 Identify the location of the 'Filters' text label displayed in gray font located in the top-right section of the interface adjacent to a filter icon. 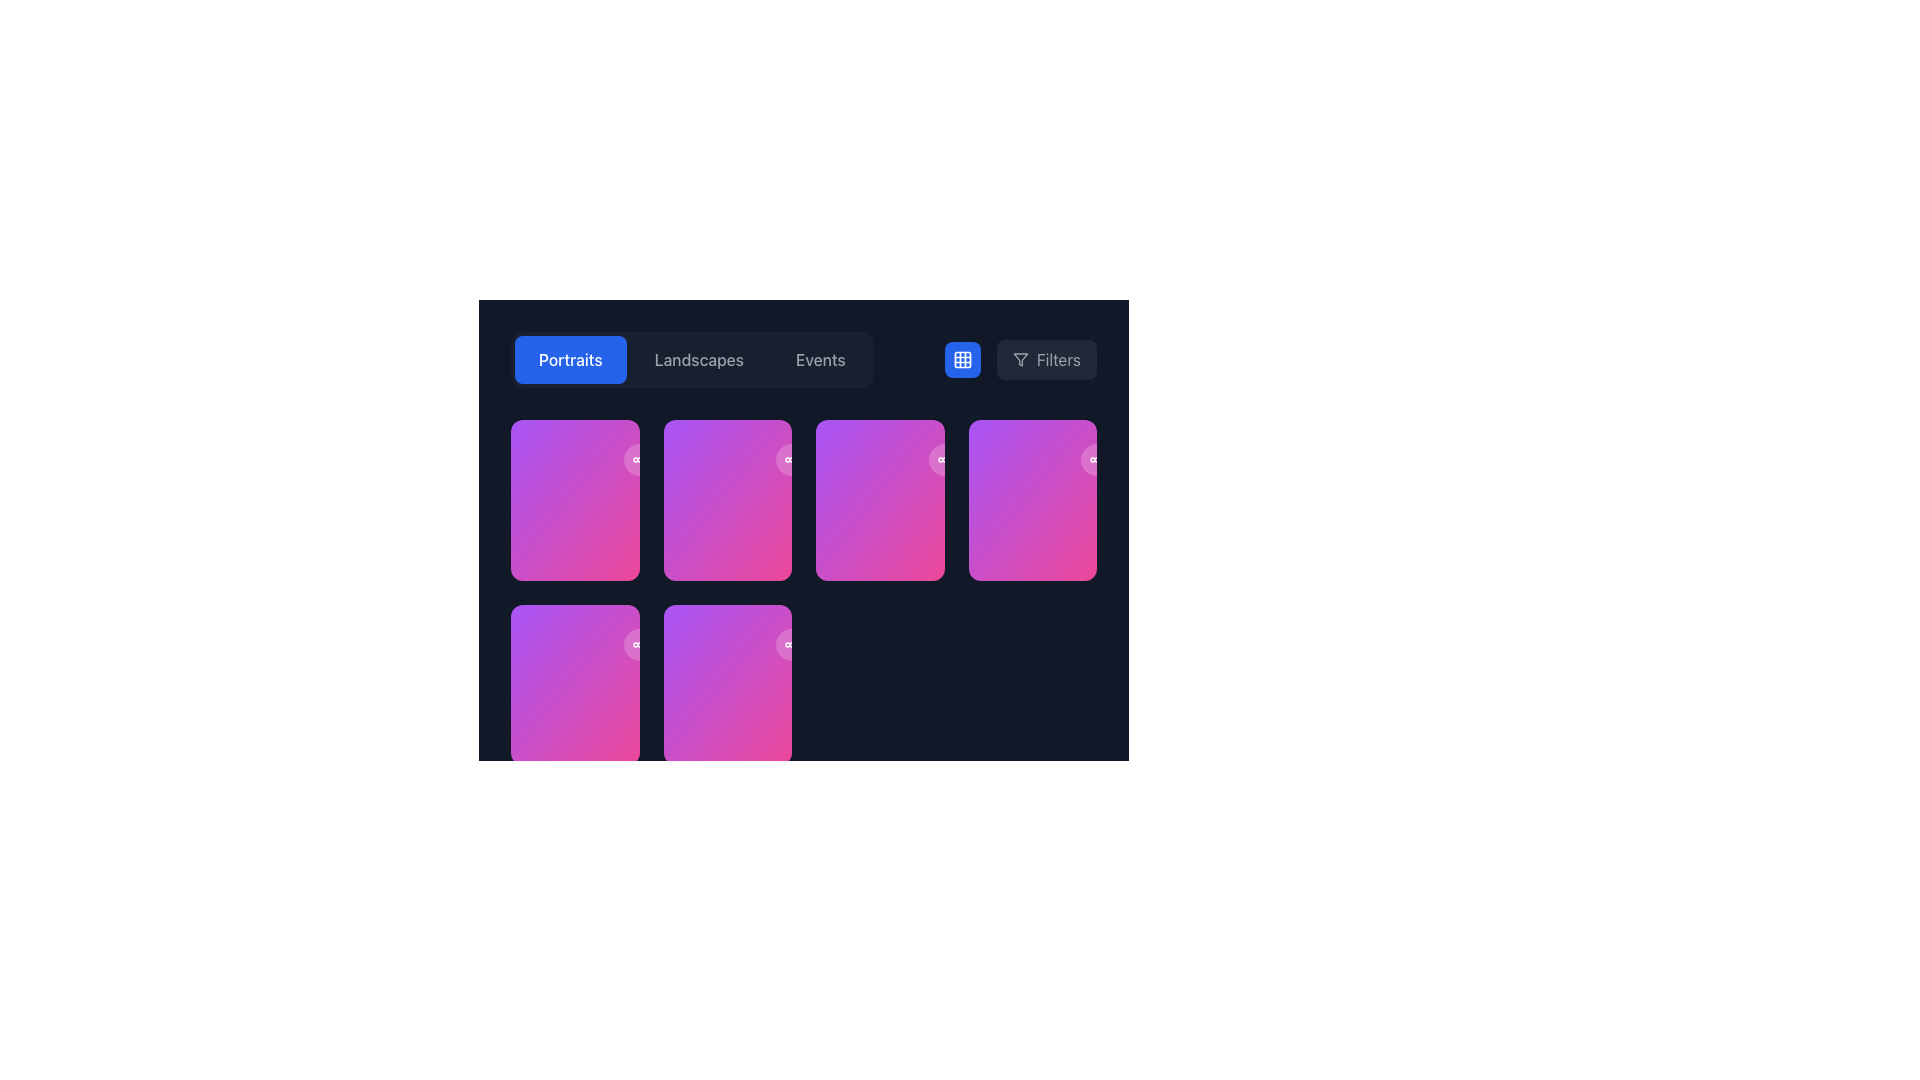
(1057, 358).